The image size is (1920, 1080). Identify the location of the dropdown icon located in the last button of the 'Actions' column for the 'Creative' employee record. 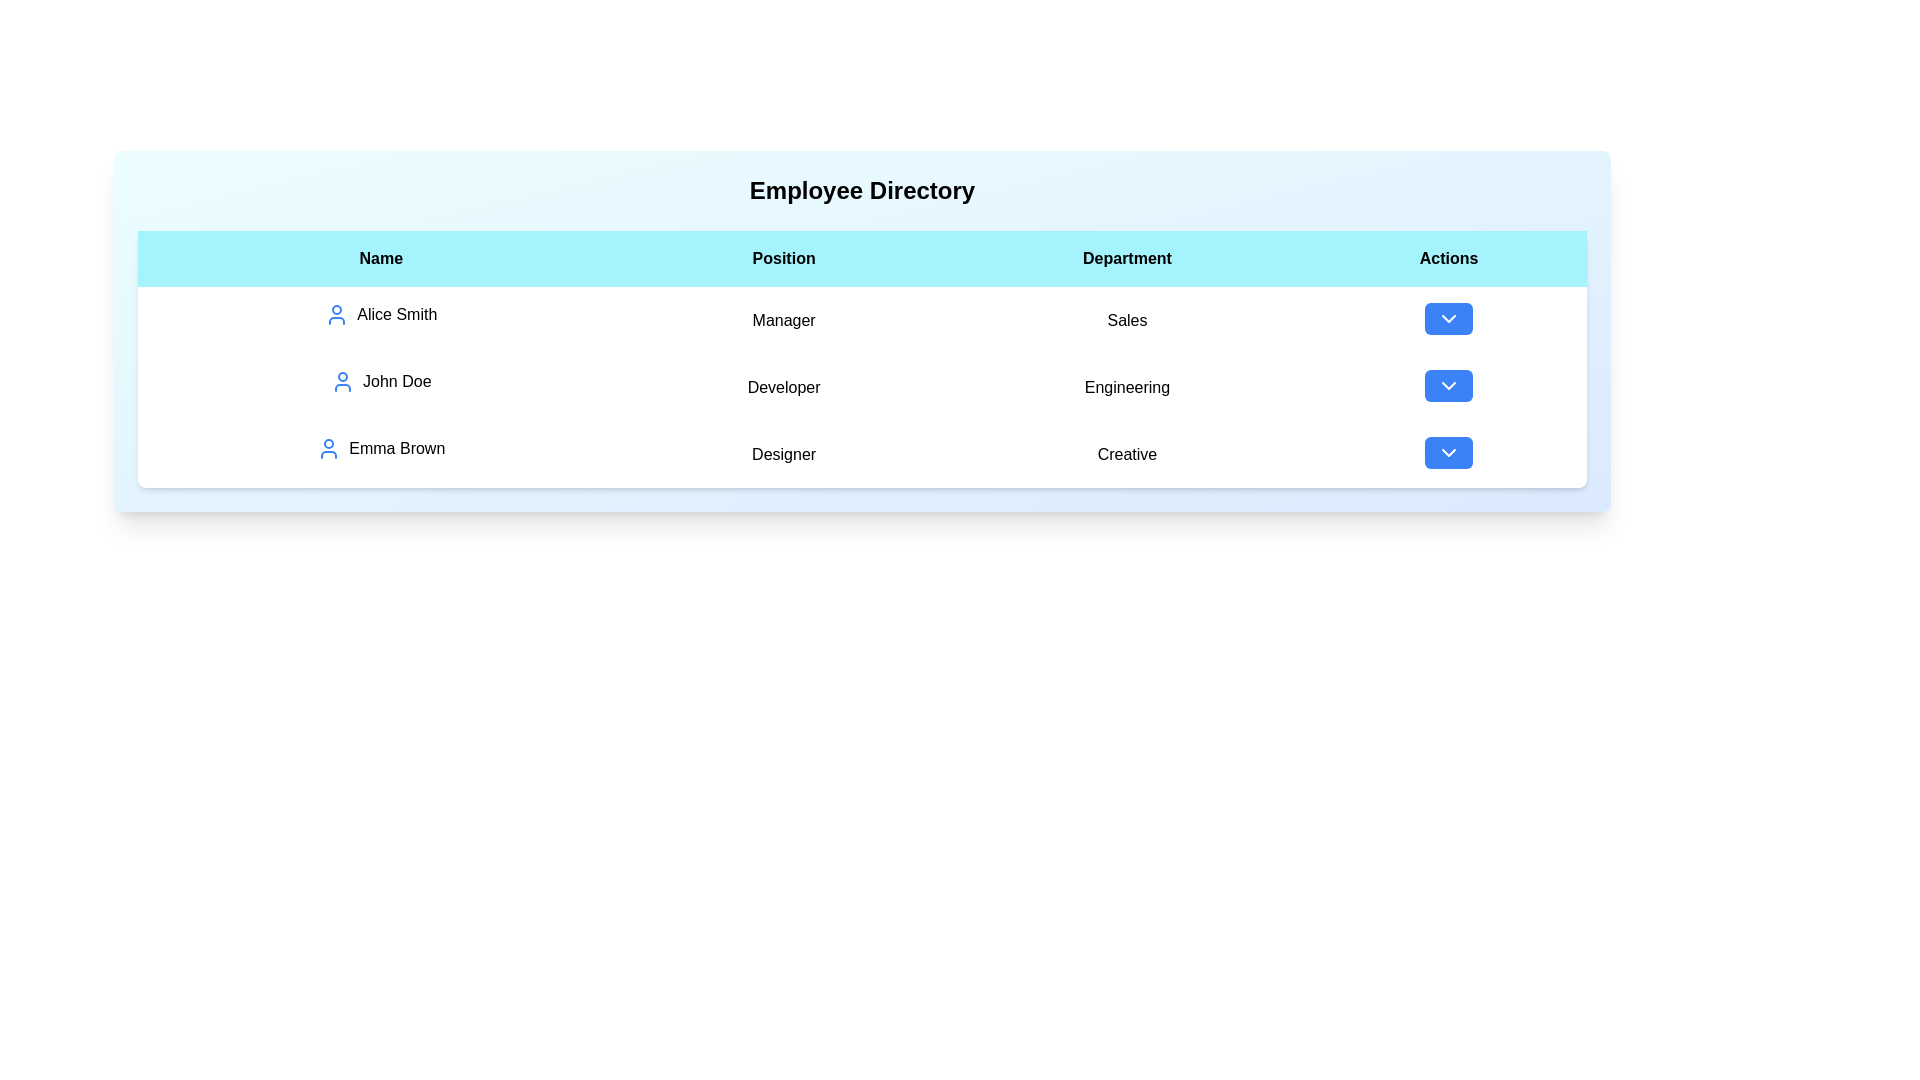
(1449, 452).